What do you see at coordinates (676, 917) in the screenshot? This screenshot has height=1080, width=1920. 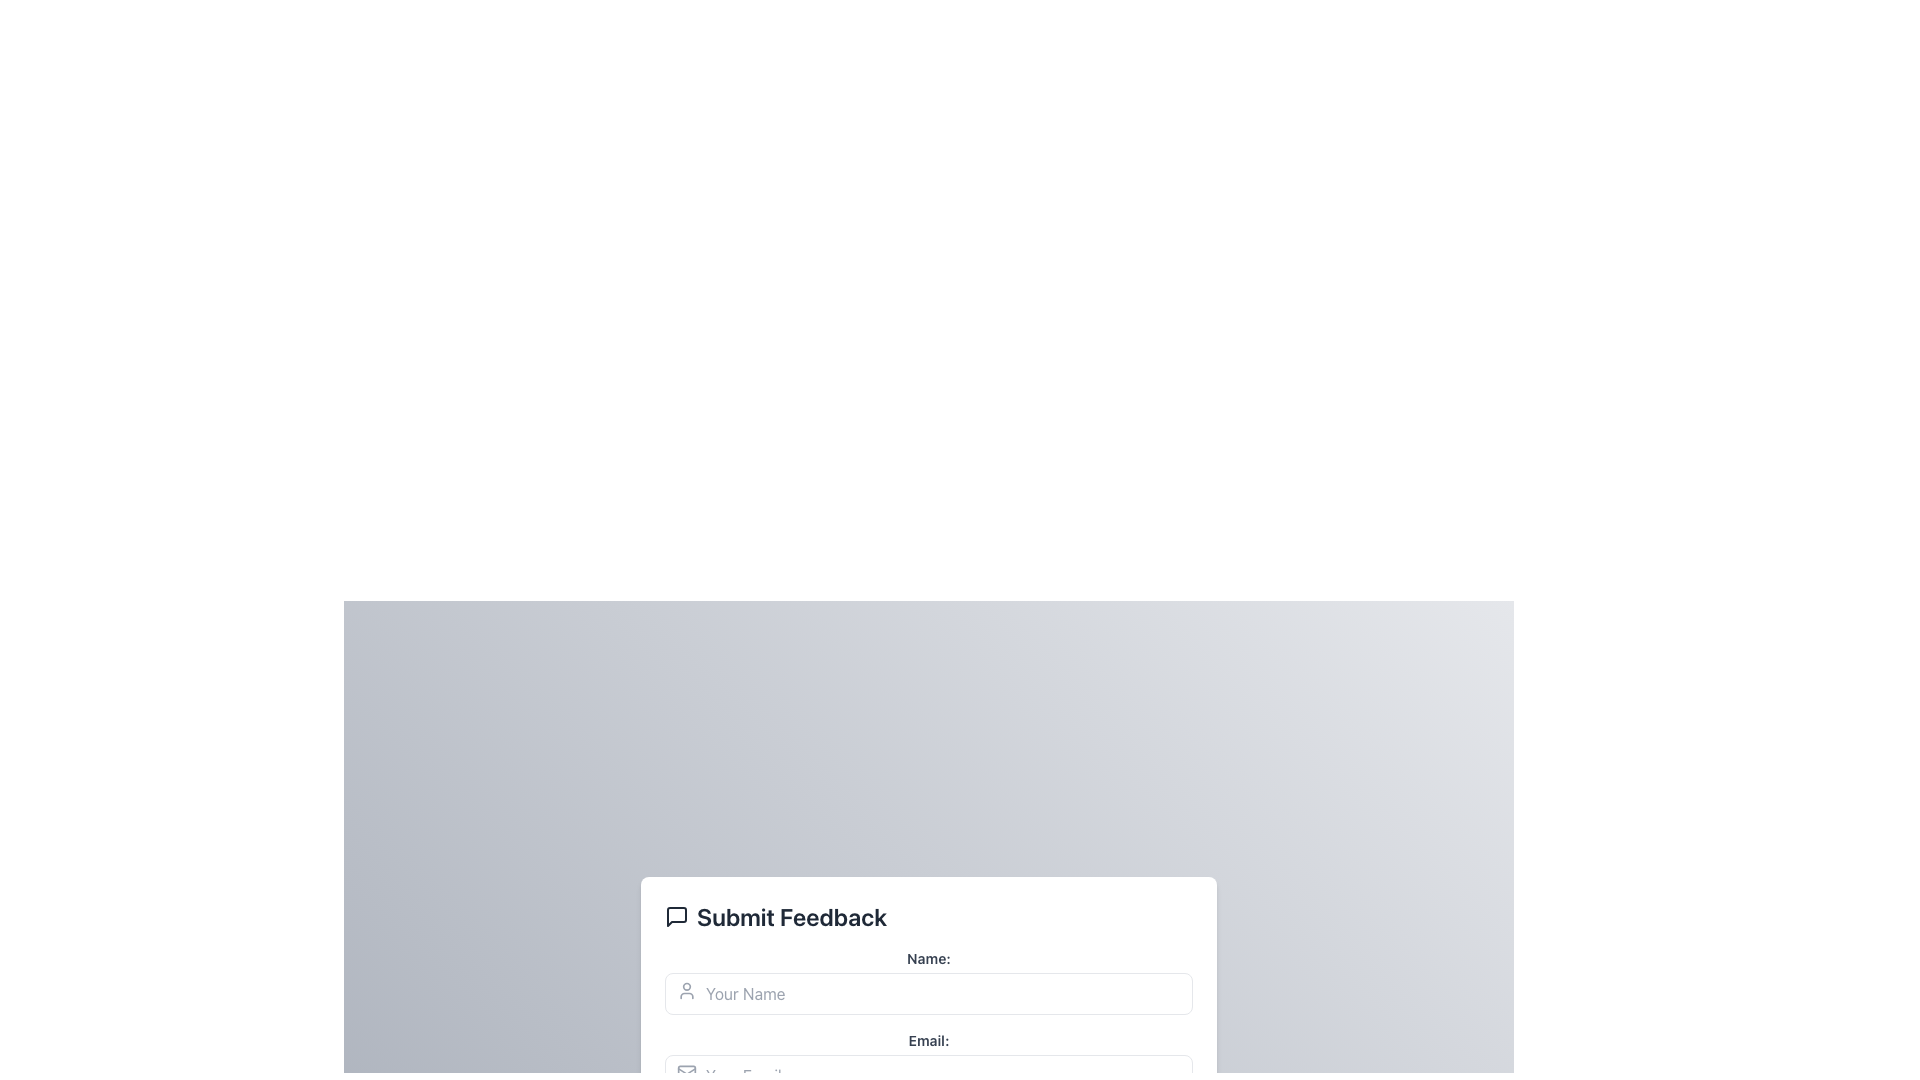 I see `the speech bubble icon located to the left of the 'Submit Feedback' text` at bounding box center [676, 917].